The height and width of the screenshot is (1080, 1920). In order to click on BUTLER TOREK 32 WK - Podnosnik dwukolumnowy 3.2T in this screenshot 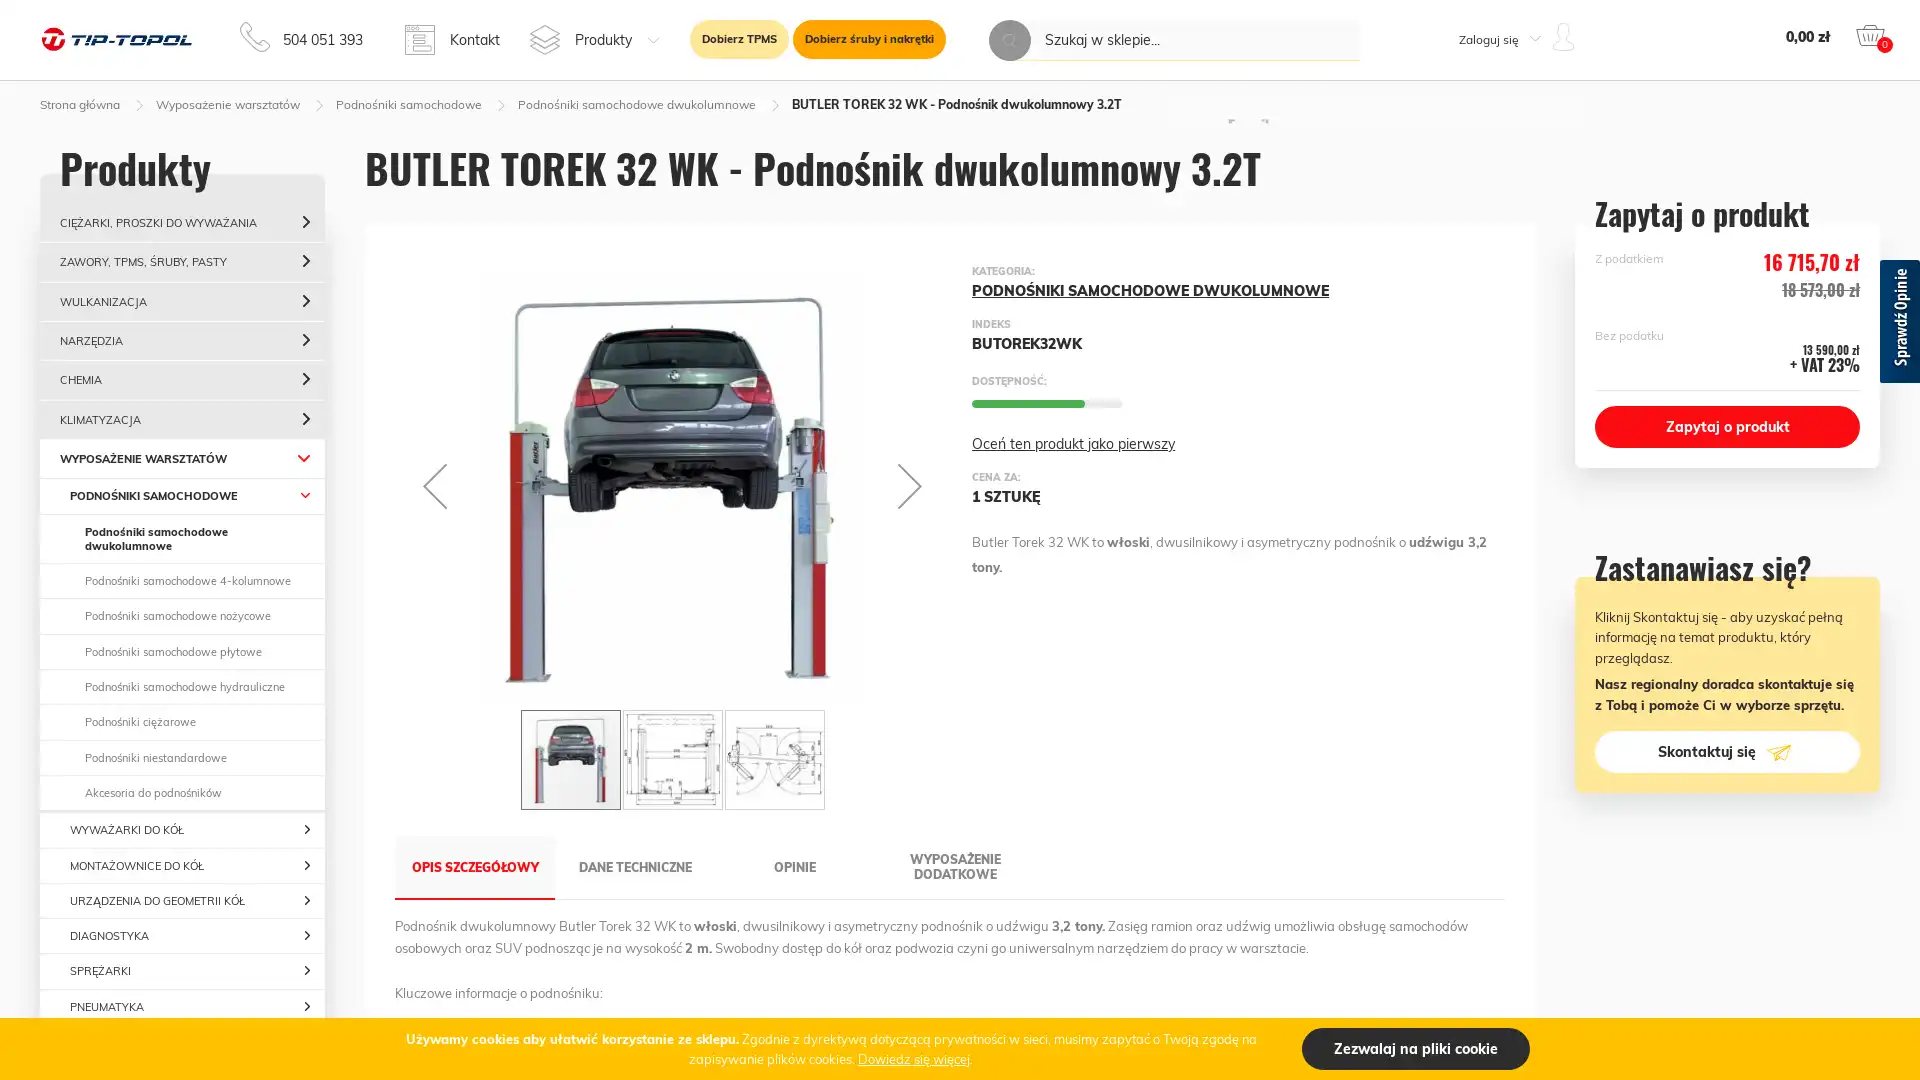, I will do `click(570, 759)`.